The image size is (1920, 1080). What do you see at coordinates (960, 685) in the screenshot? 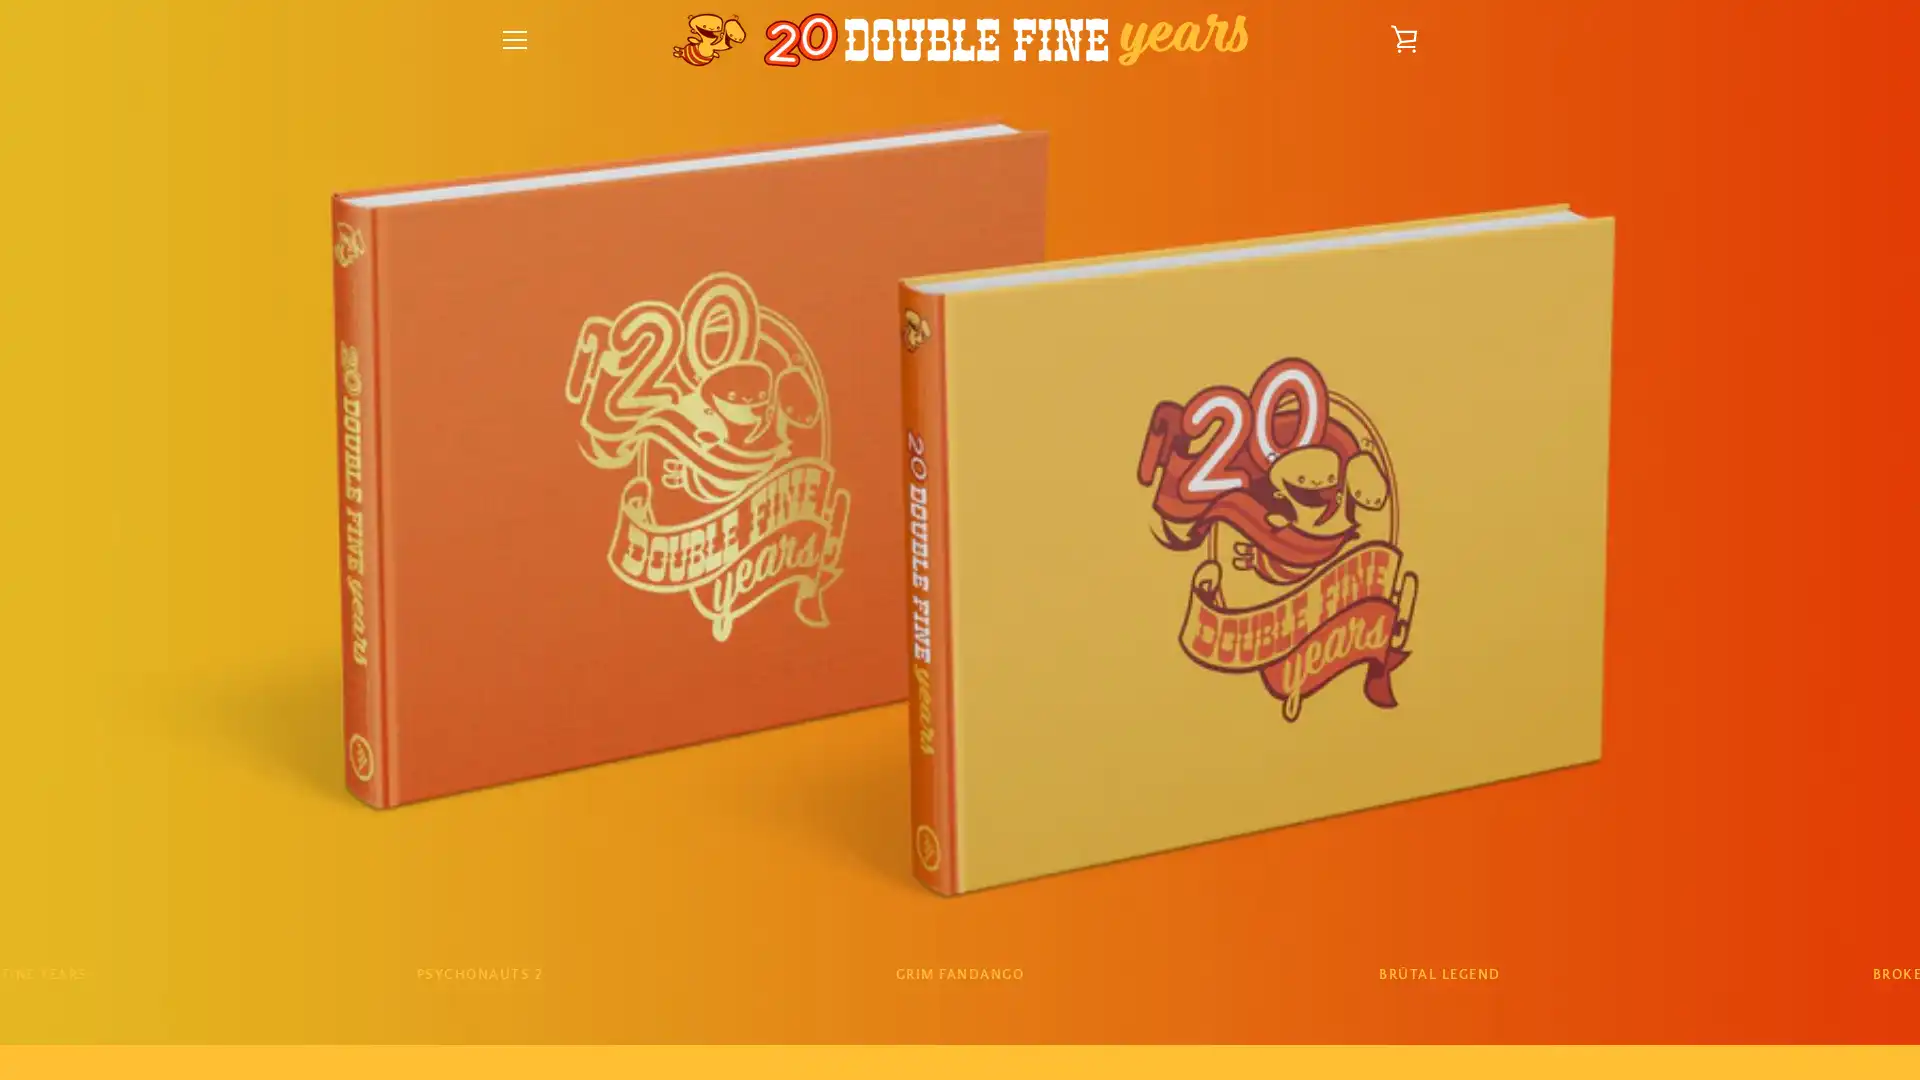
I see `Change shipping country` at bounding box center [960, 685].